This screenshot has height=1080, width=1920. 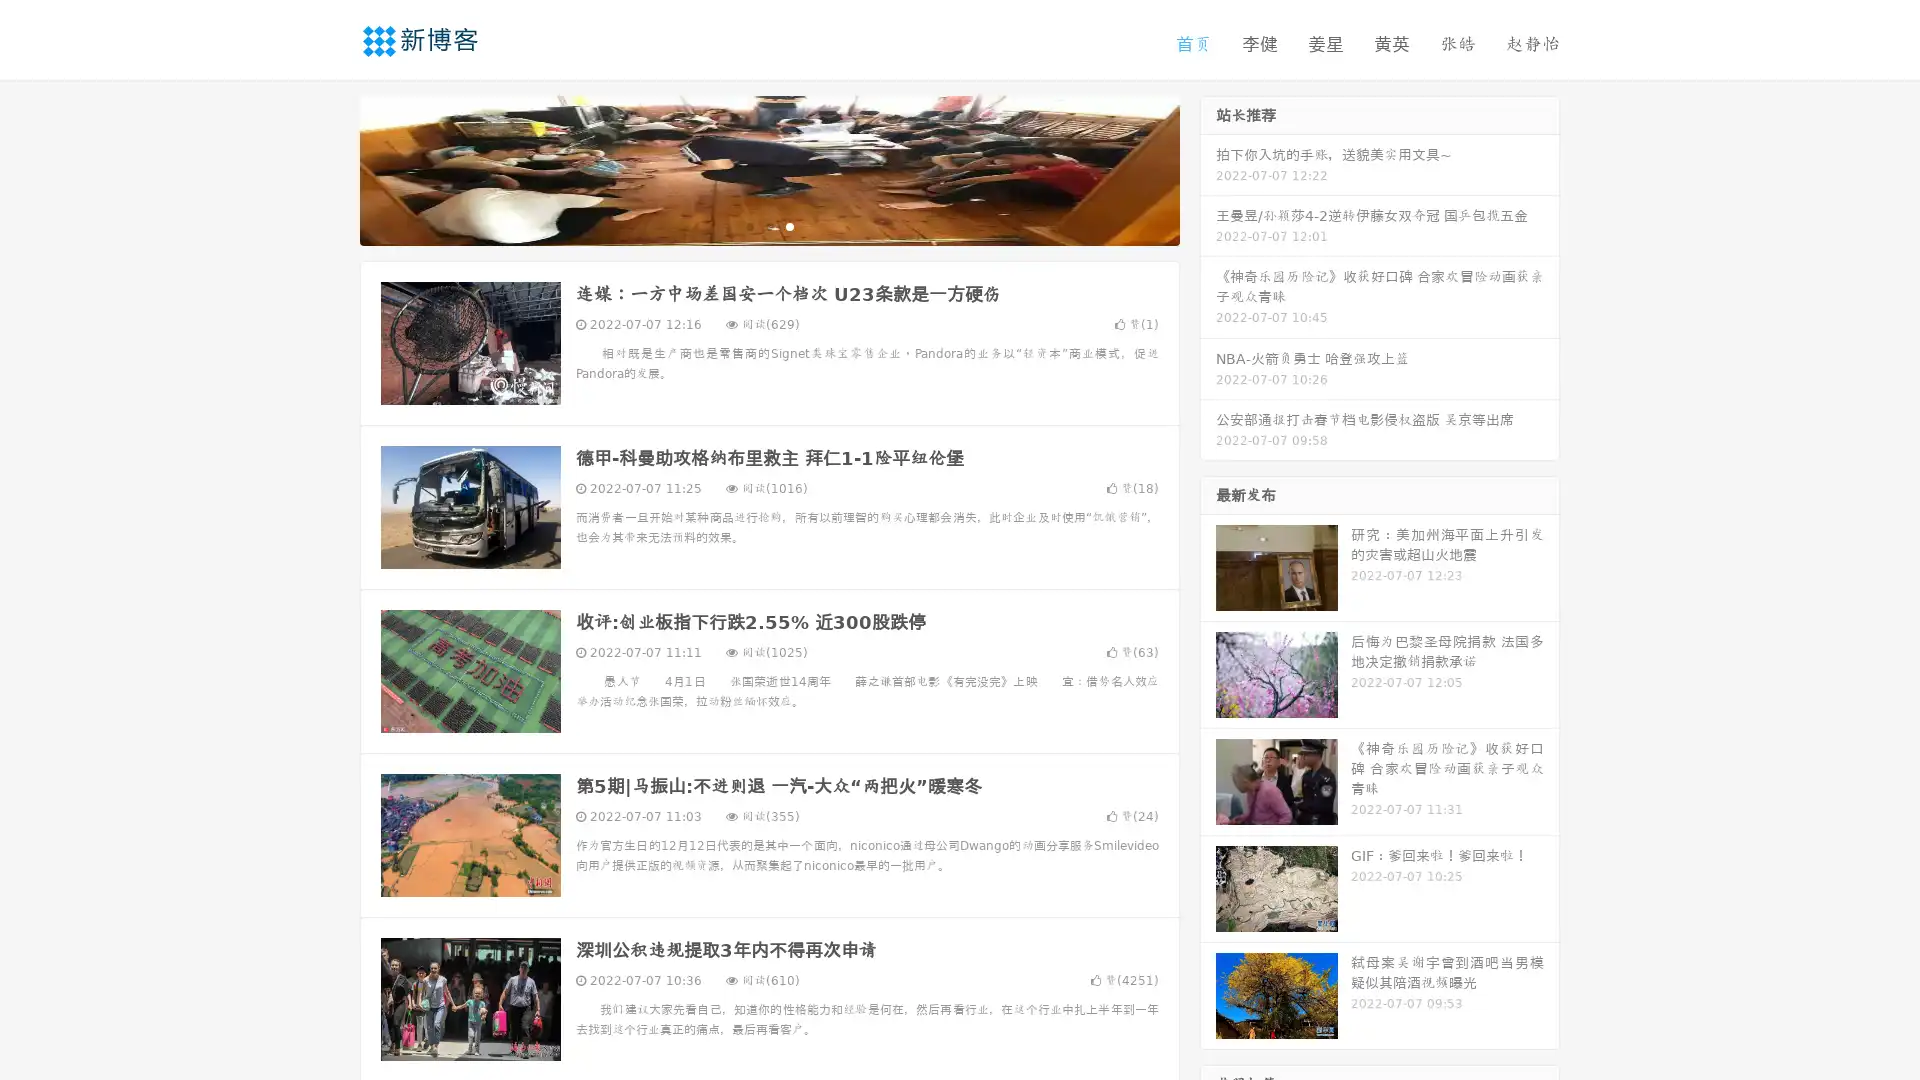 What do you see at coordinates (1208, 168) in the screenshot?
I see `Next slide` at bounding box center [1208, 168].